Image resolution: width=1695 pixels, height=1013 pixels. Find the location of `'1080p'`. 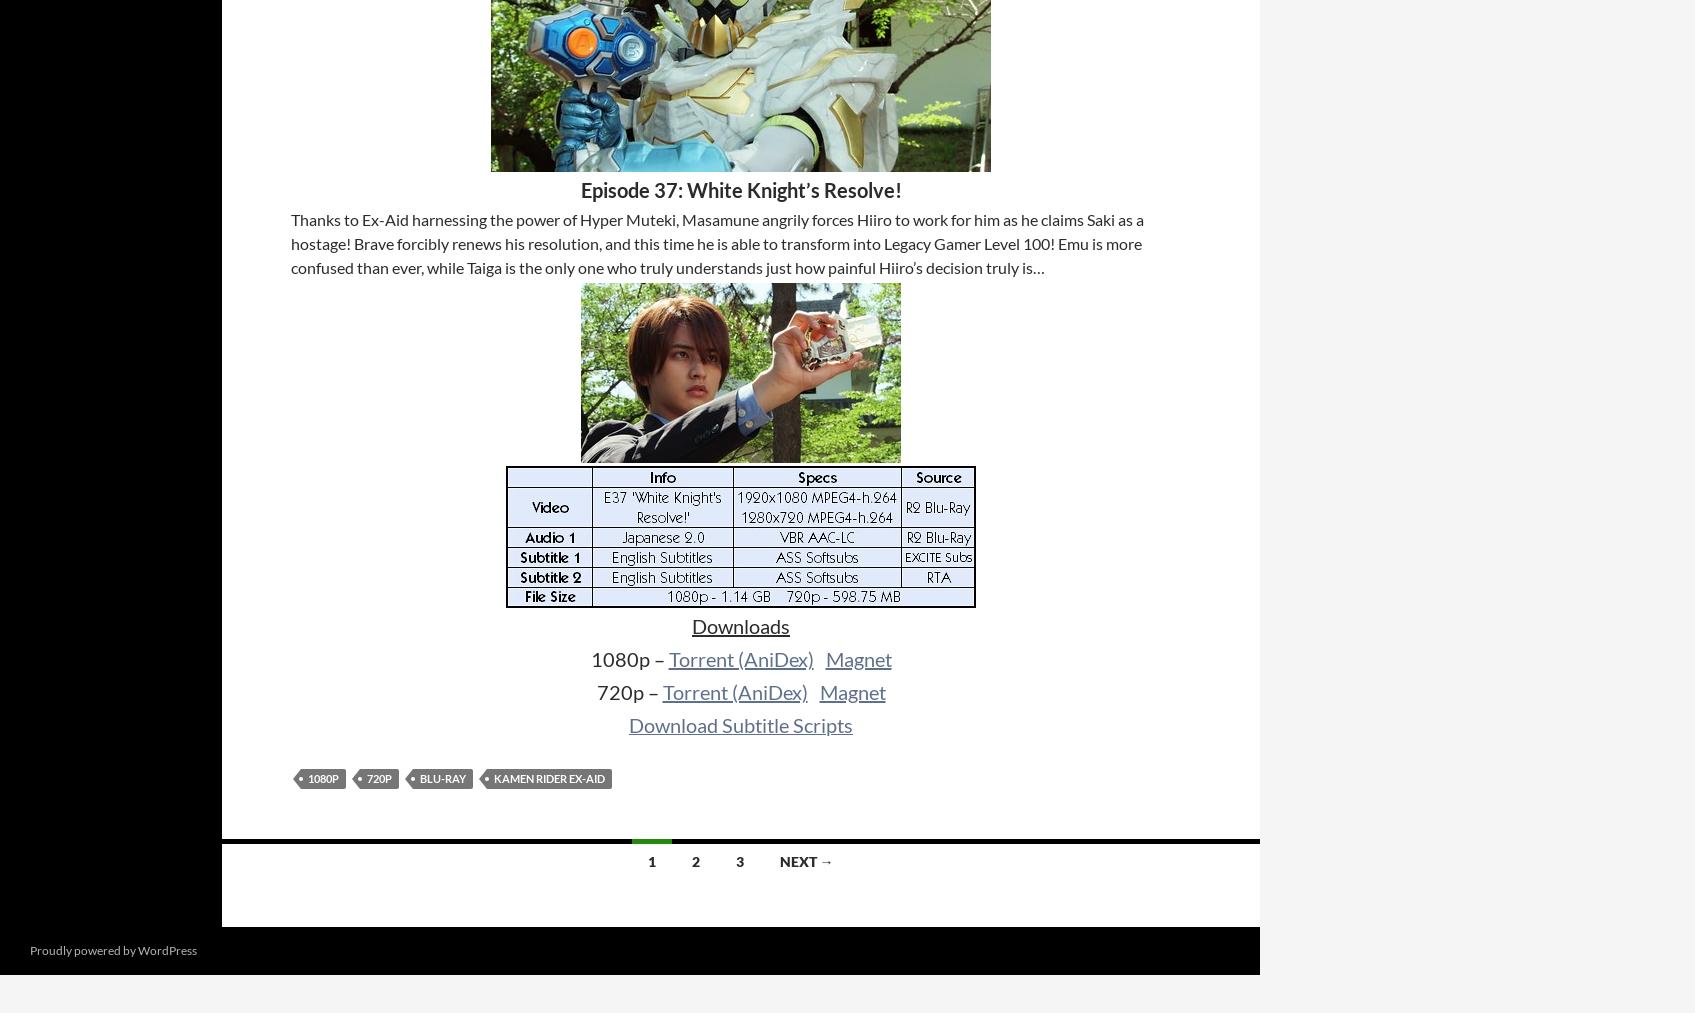

'1080p' is located at coordinates (323, 778).